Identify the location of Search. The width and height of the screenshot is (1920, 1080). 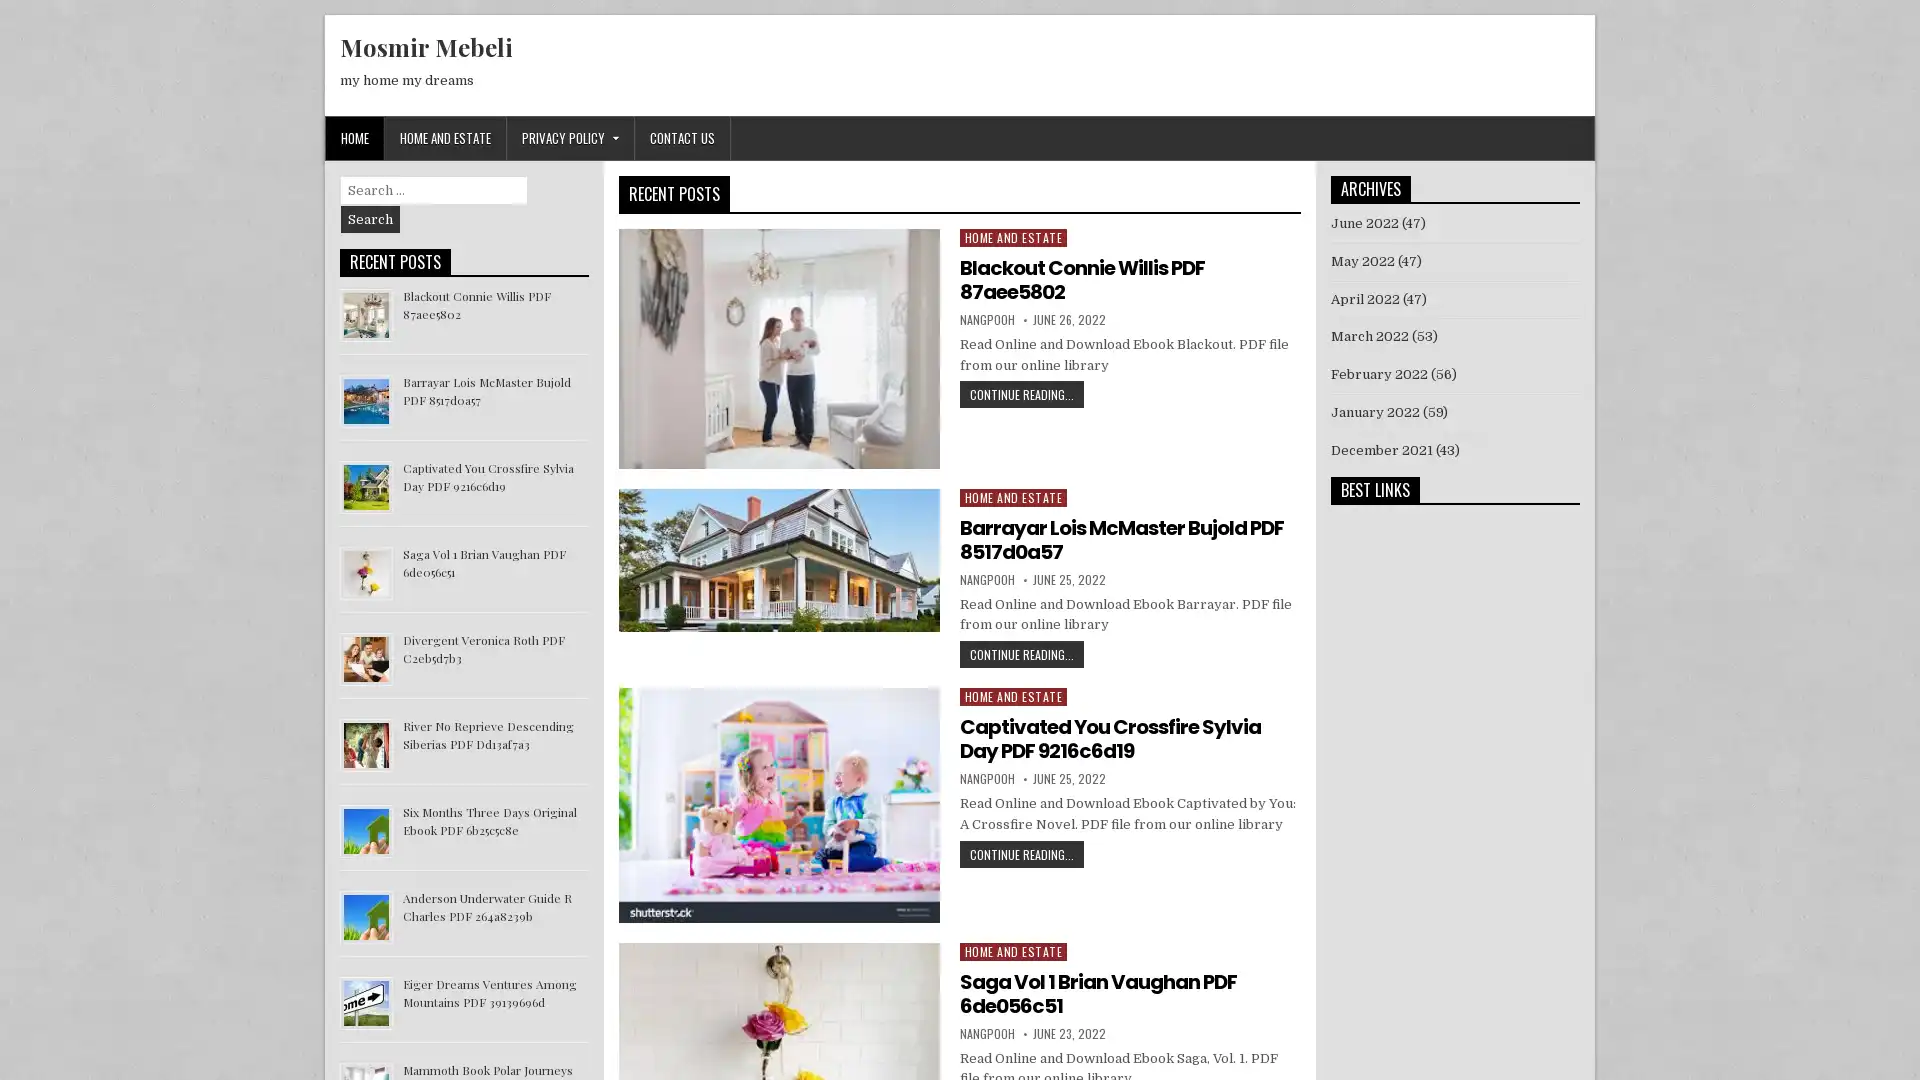
(370, 219).